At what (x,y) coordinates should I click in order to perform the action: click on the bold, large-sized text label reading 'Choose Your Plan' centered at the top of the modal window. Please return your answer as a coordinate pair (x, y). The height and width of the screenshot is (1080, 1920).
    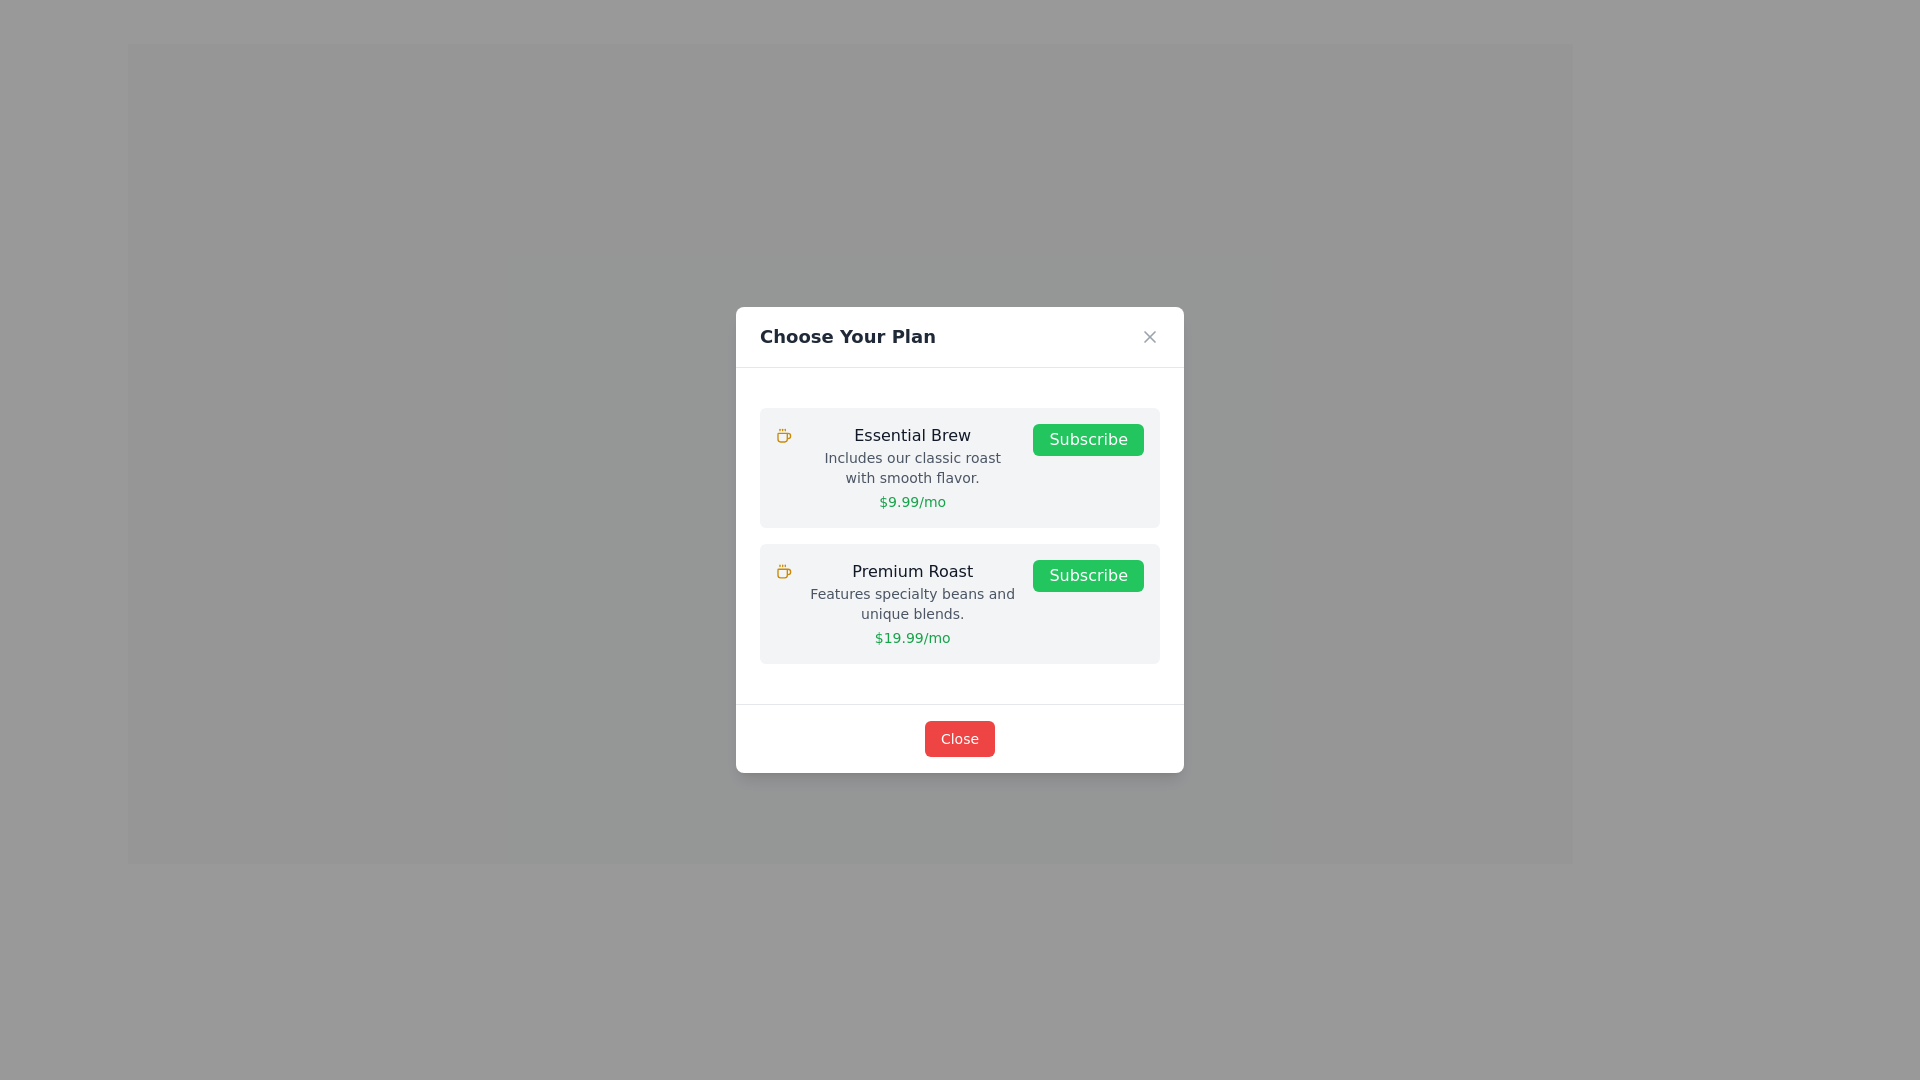
    Looking at the image, I should click on (848, 335).